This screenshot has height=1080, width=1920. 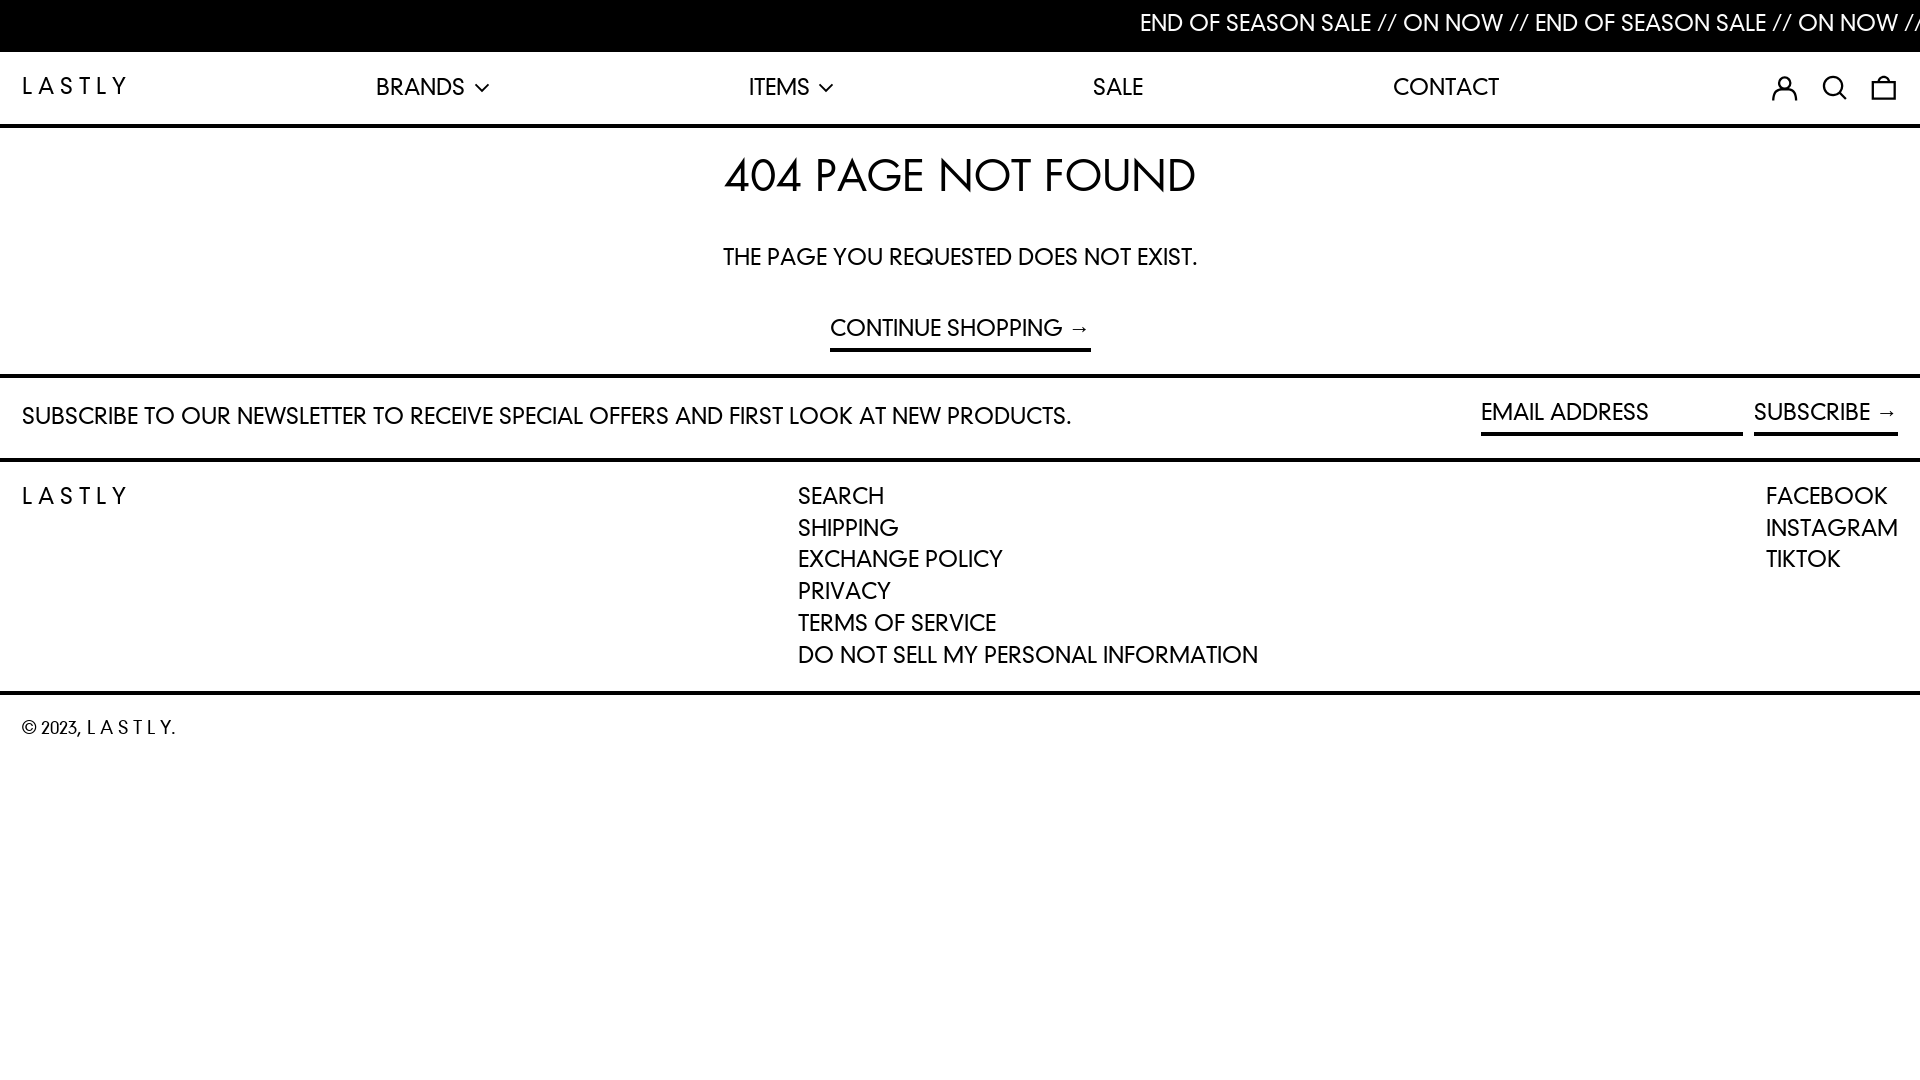 I want to click on '0 ITEMS', so click(x=1882, y=87).